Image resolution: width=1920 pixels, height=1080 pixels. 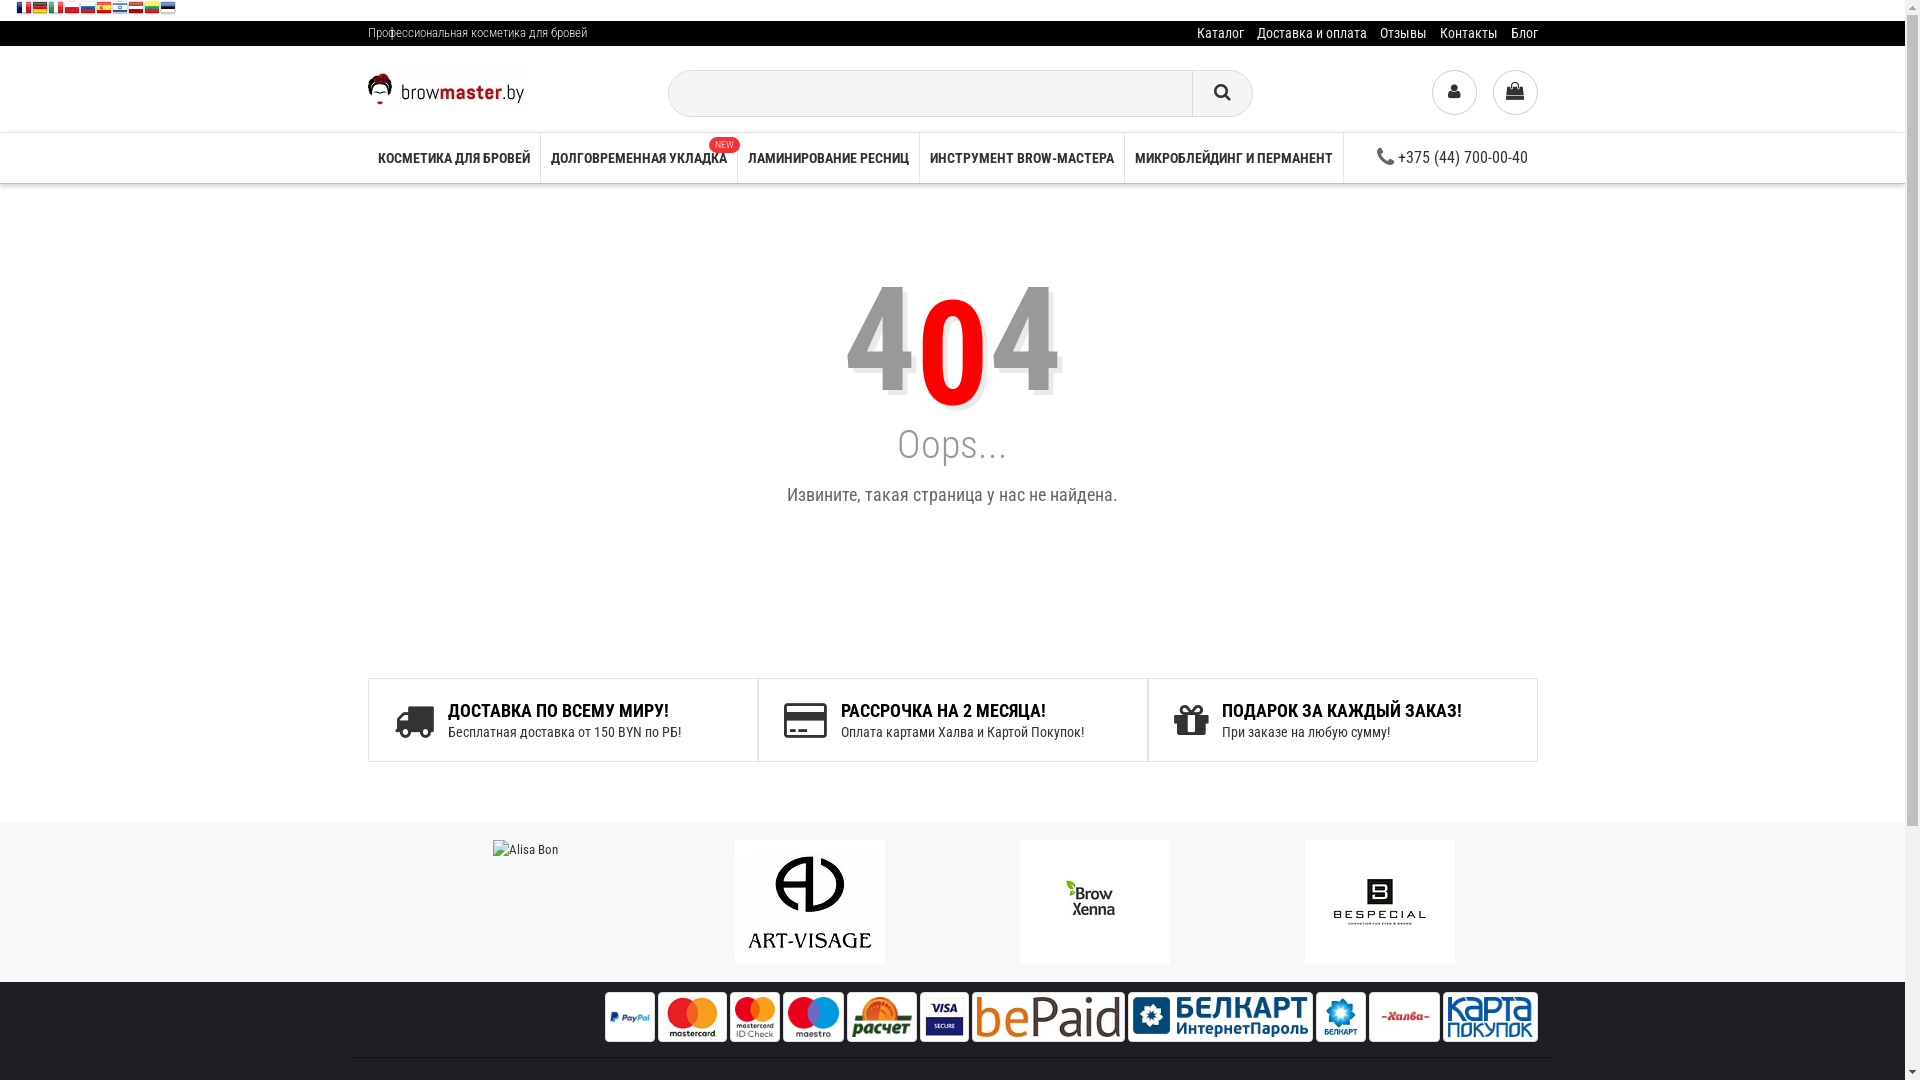 I want to click on 'Visa', so click(x=943, y=1017).